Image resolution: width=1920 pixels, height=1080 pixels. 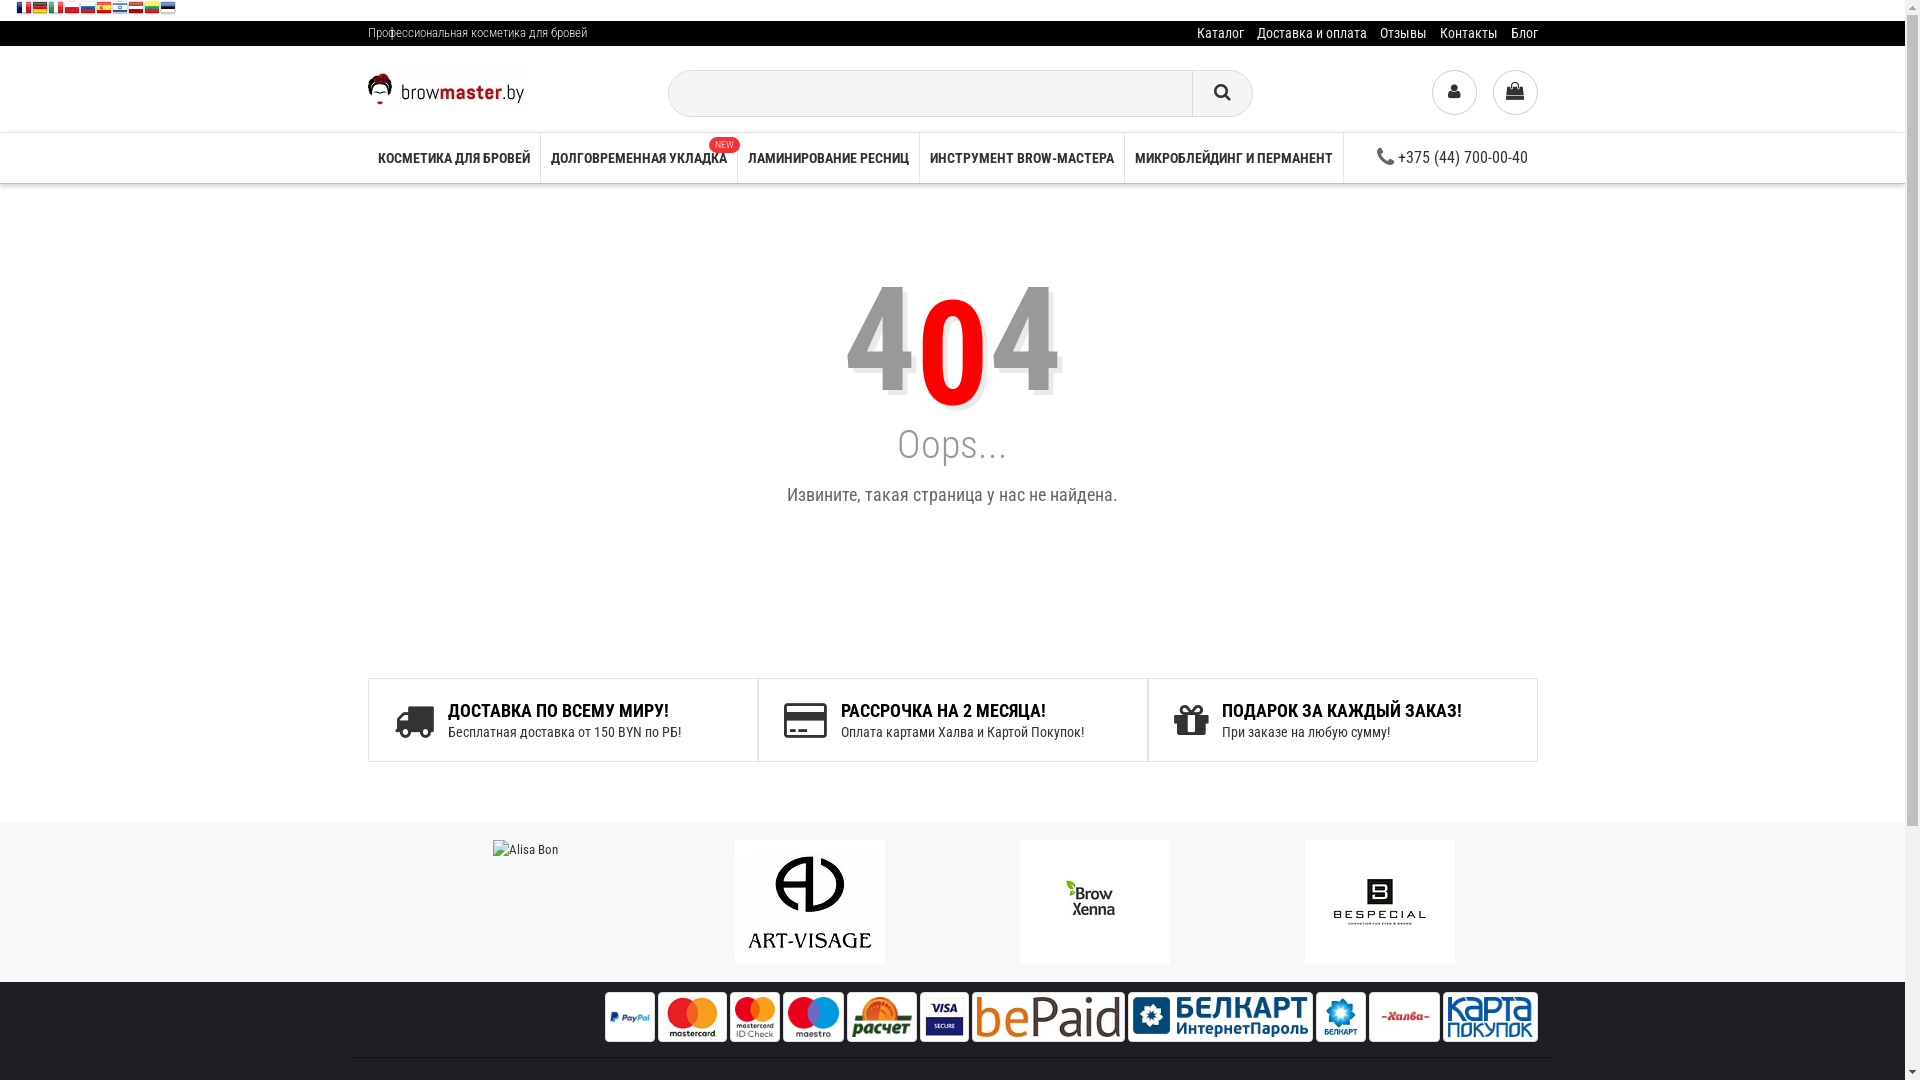 I want to click on 'Visa', so click(x=943, y=1017).